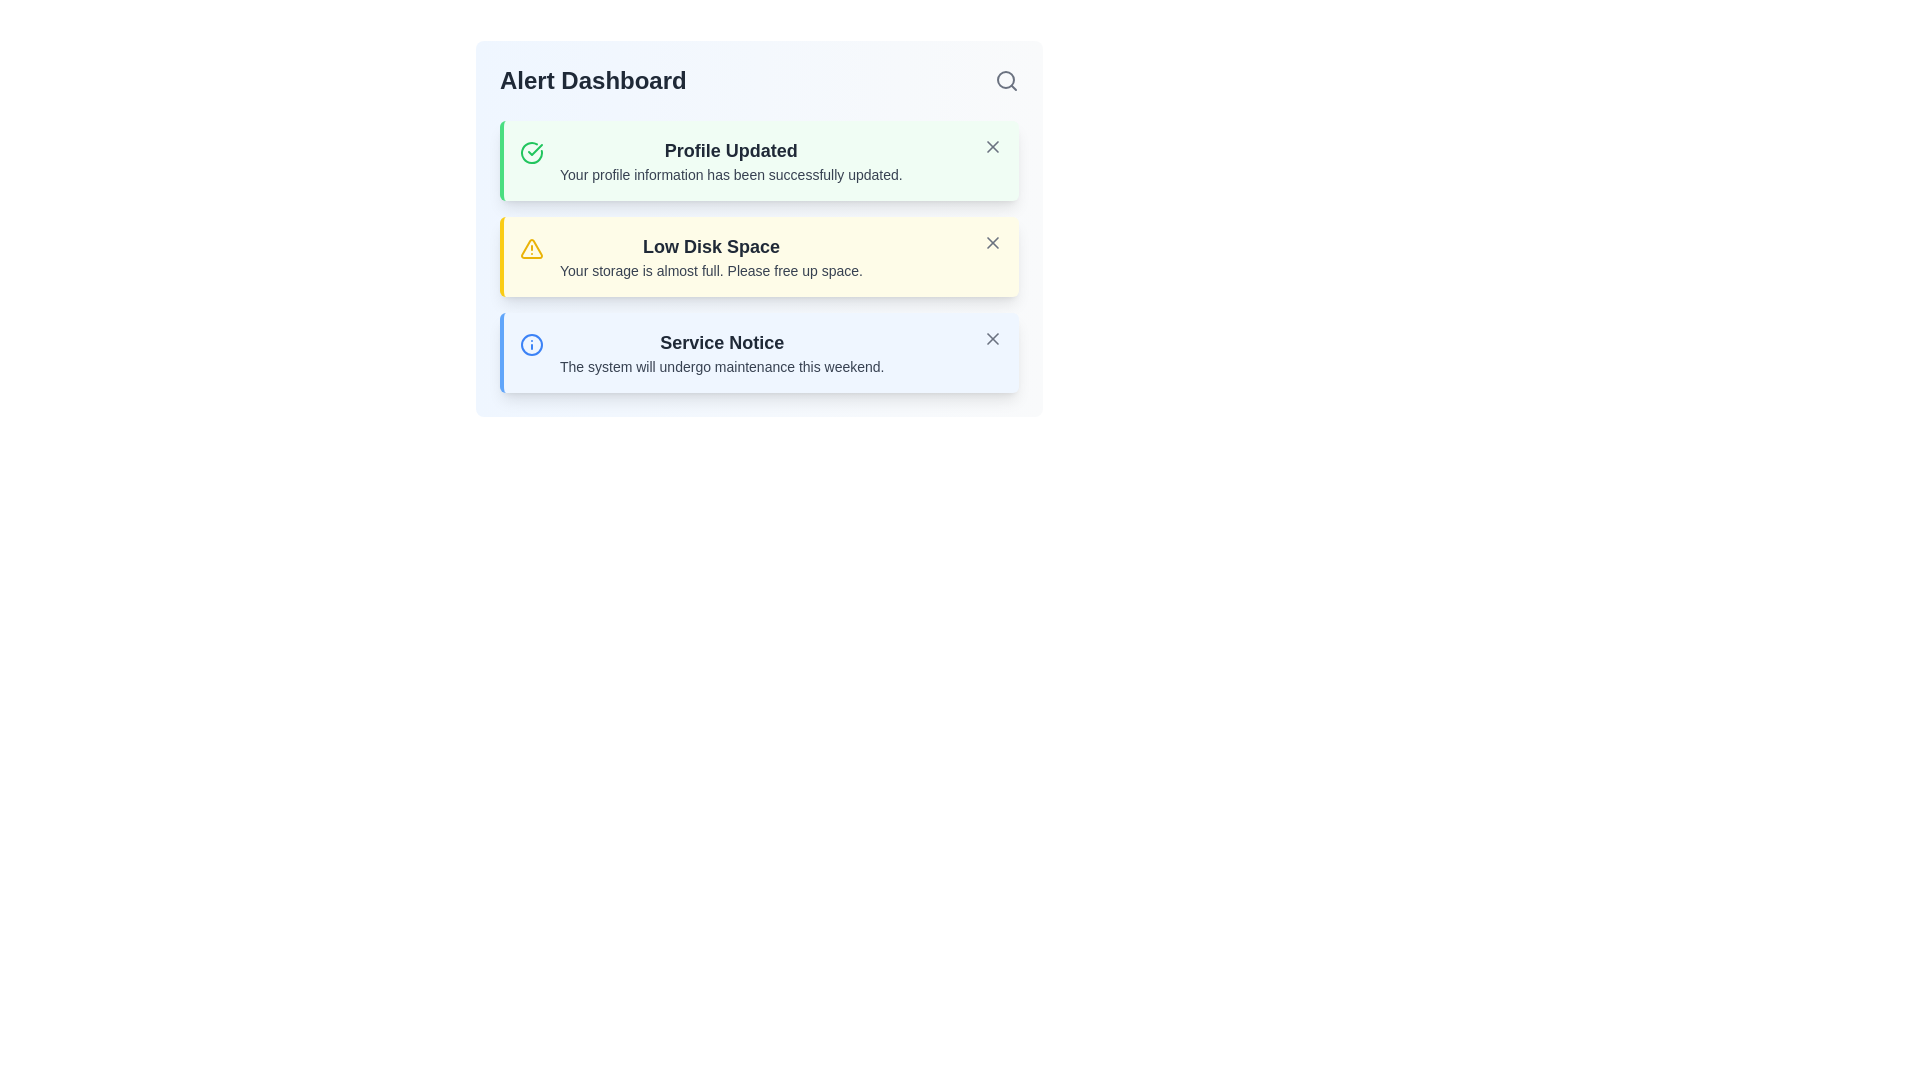 The width and height of the screenshot is (1920, 1080). Describe the element at coordinates (730, 160) in the screenshot. I see `notification text block that states 'Profile Updated' and 'Your profile information has been successfully updated.'` at that location.